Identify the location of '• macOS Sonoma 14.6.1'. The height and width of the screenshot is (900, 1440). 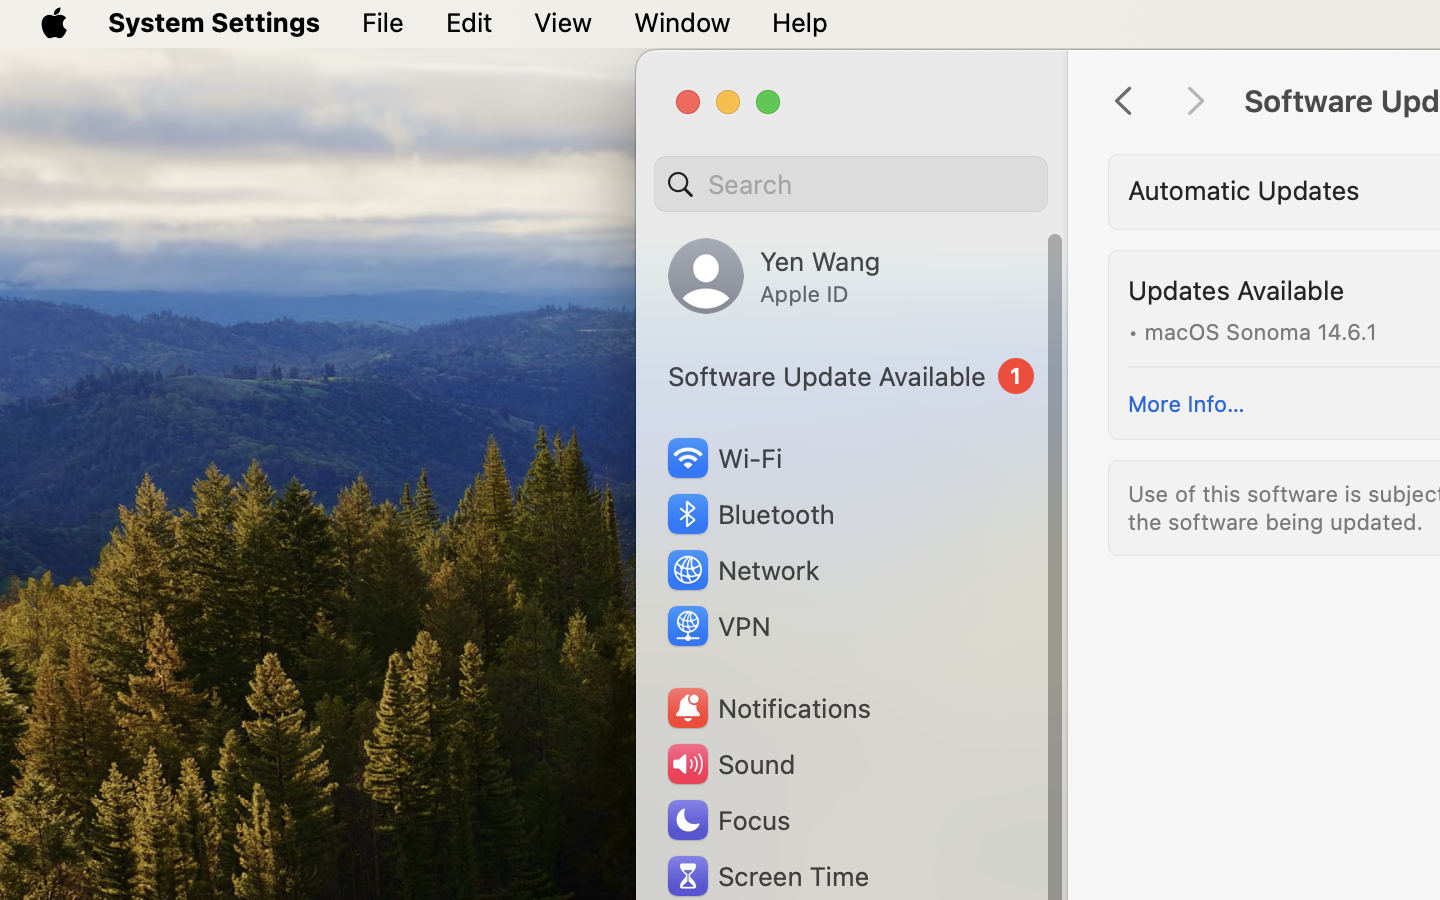
(1250, 329).